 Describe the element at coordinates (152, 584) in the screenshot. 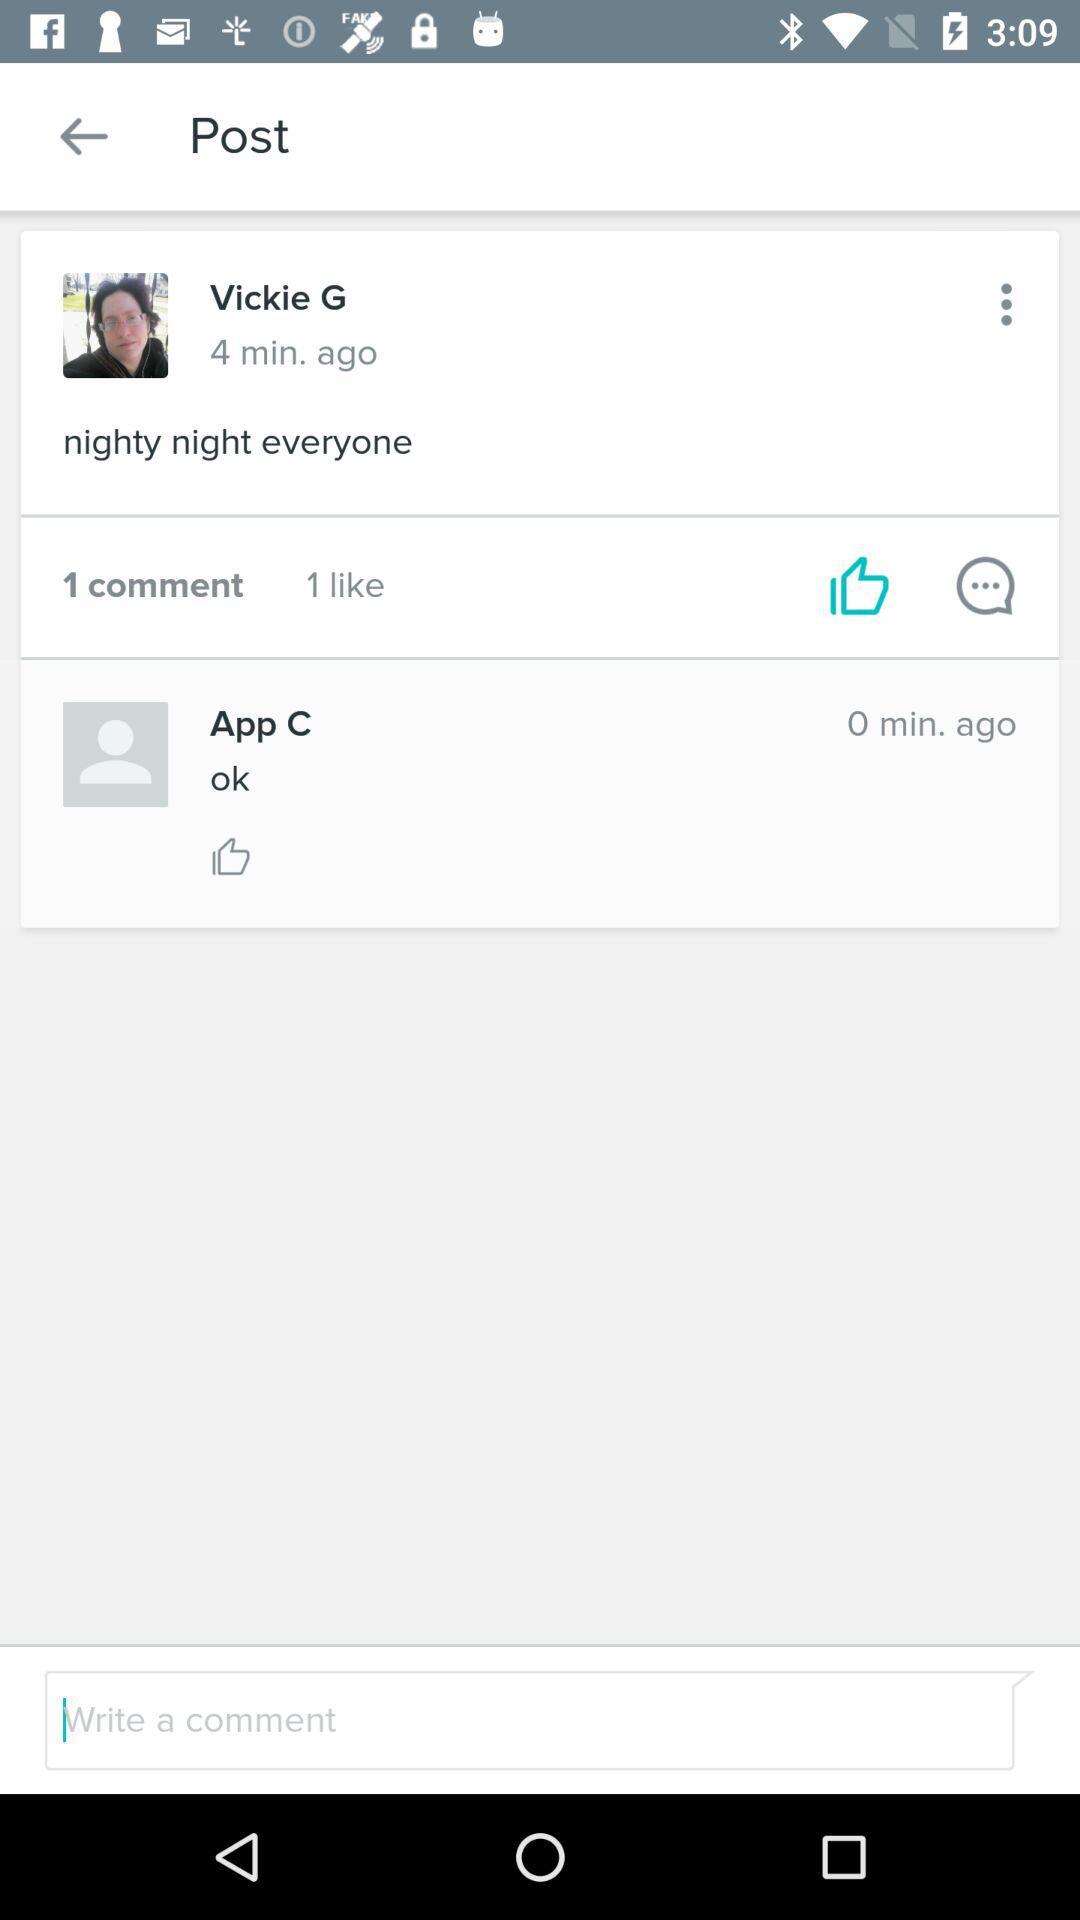

I see `the item next to the 1 like item` at that location.